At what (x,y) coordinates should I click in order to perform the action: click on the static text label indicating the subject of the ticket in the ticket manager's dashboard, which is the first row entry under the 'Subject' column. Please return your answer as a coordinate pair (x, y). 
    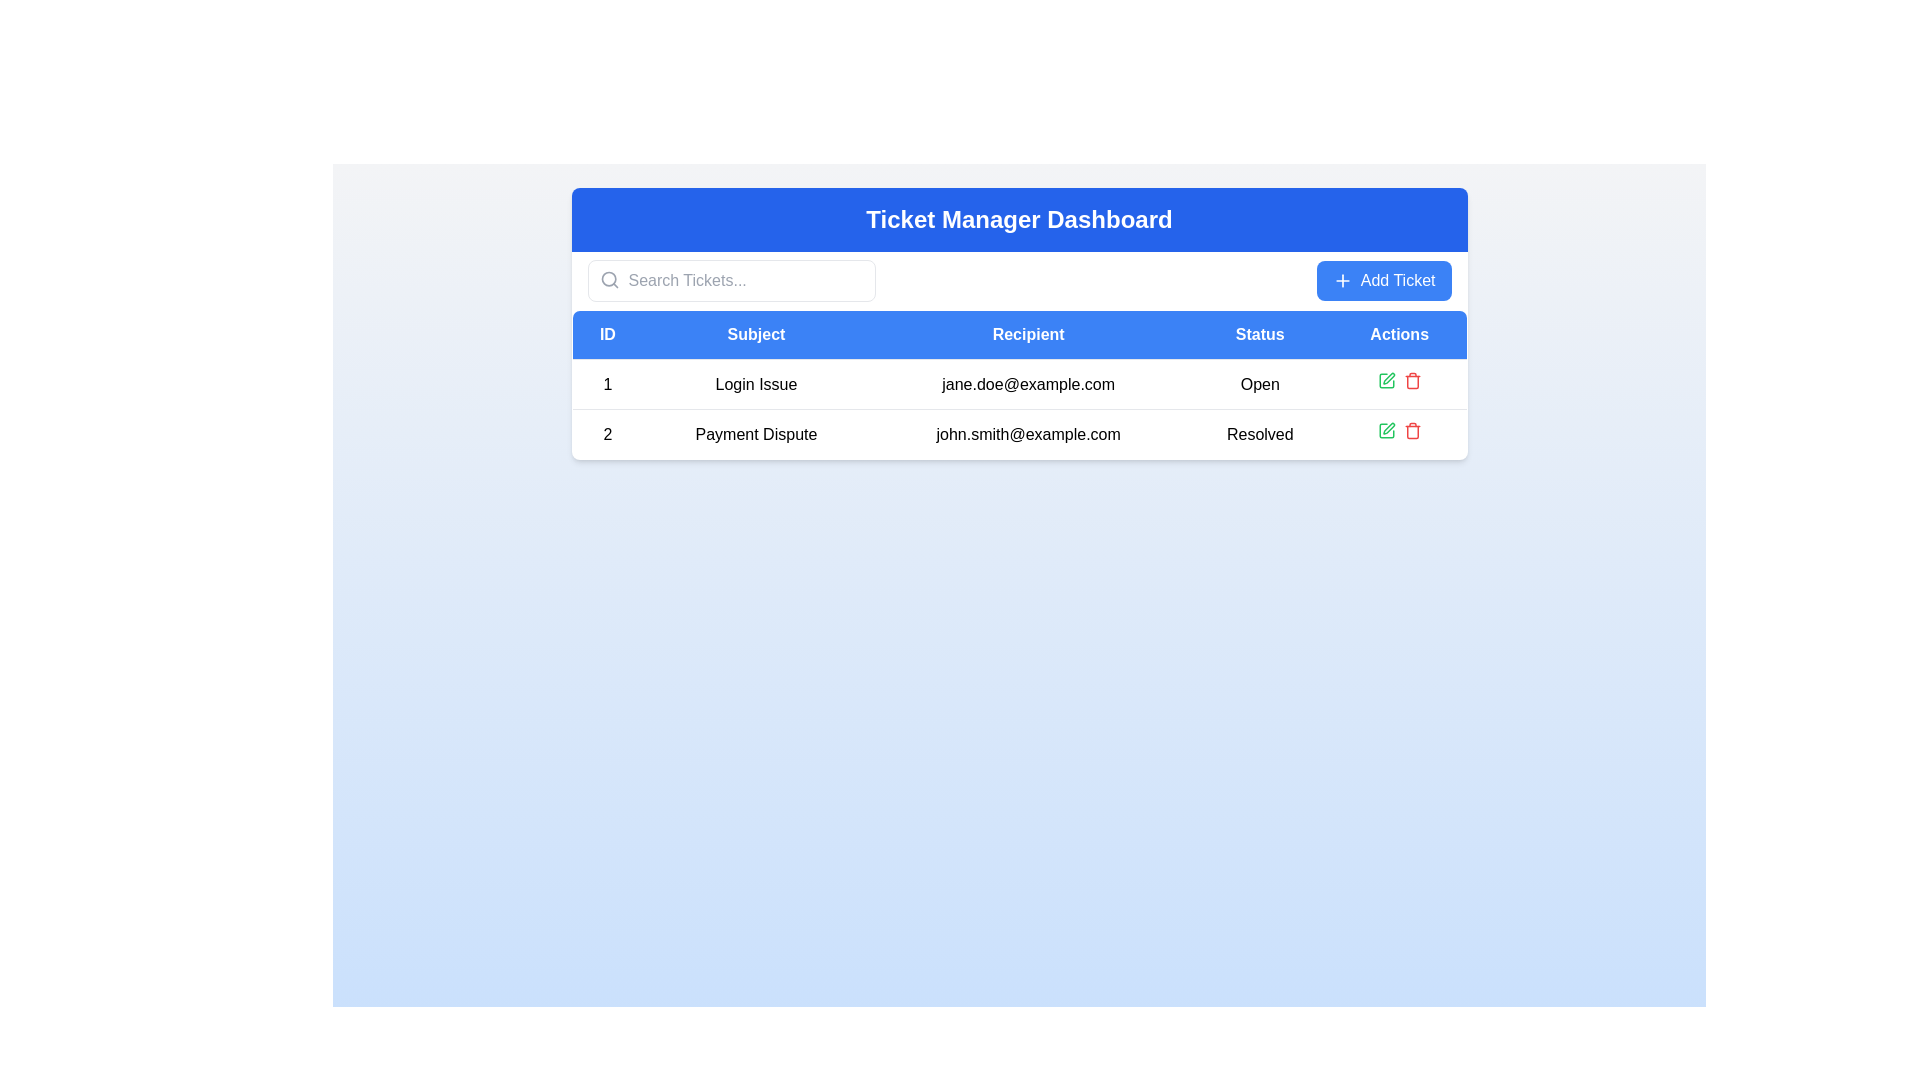
    Looking at the image, I should click on (755, 384).